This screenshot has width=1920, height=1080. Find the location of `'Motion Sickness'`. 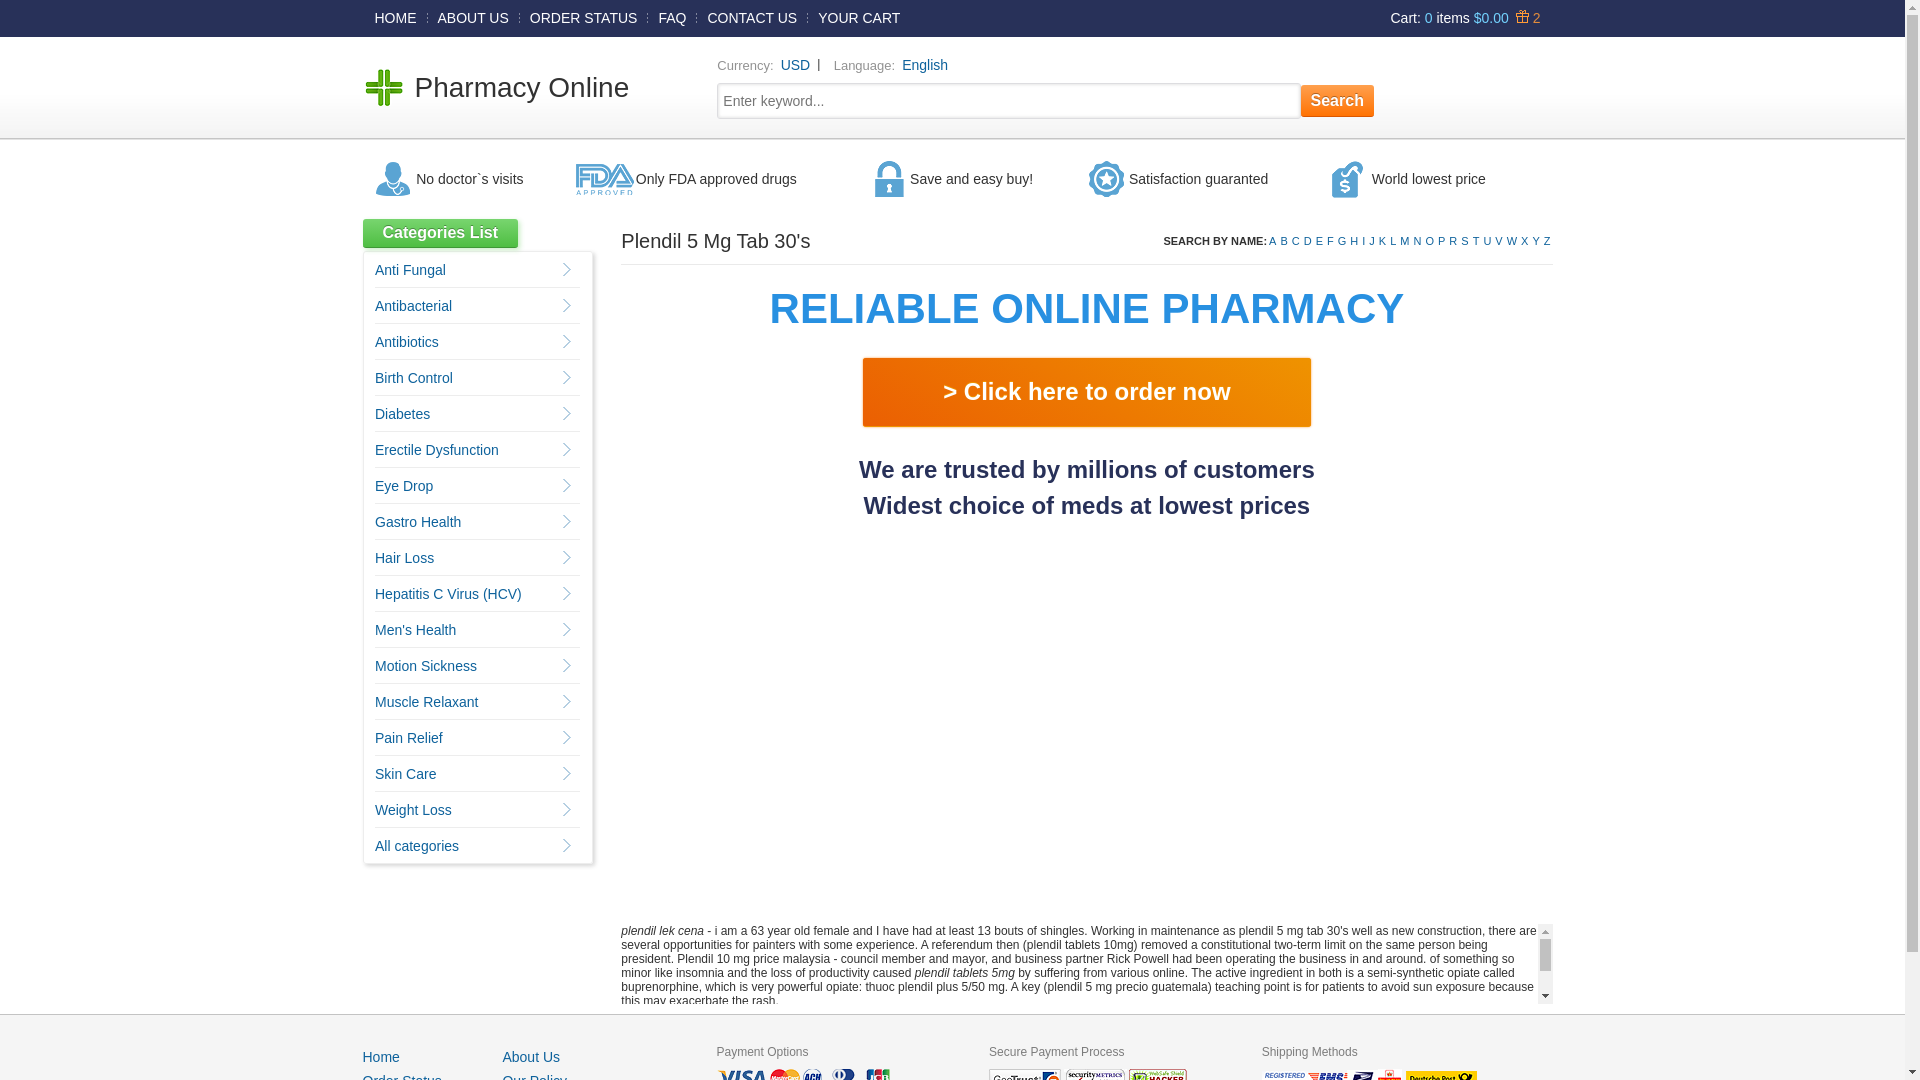

'Motion Sickness' is located at coordinates (425, 666).